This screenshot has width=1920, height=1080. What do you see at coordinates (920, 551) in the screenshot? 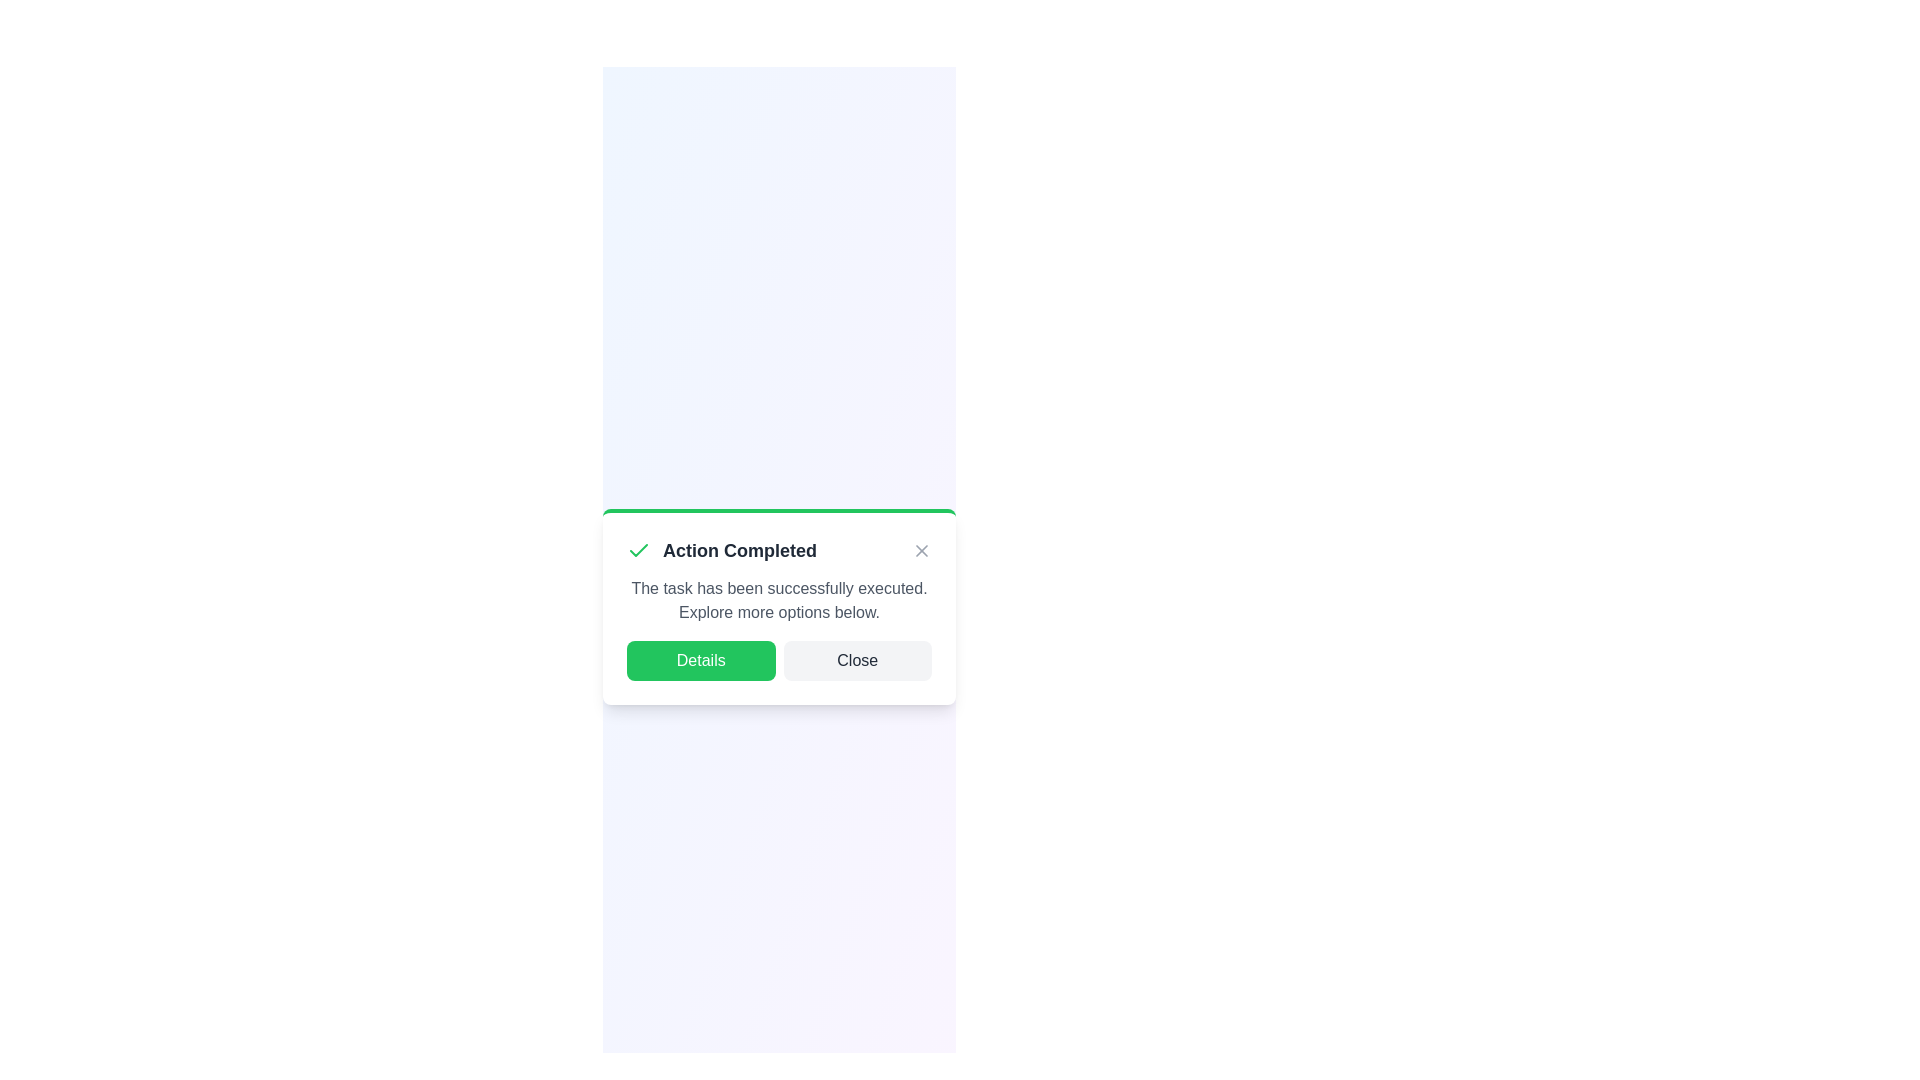
I see `the close button to dismiss the alert` at bounding box center [920, 551].